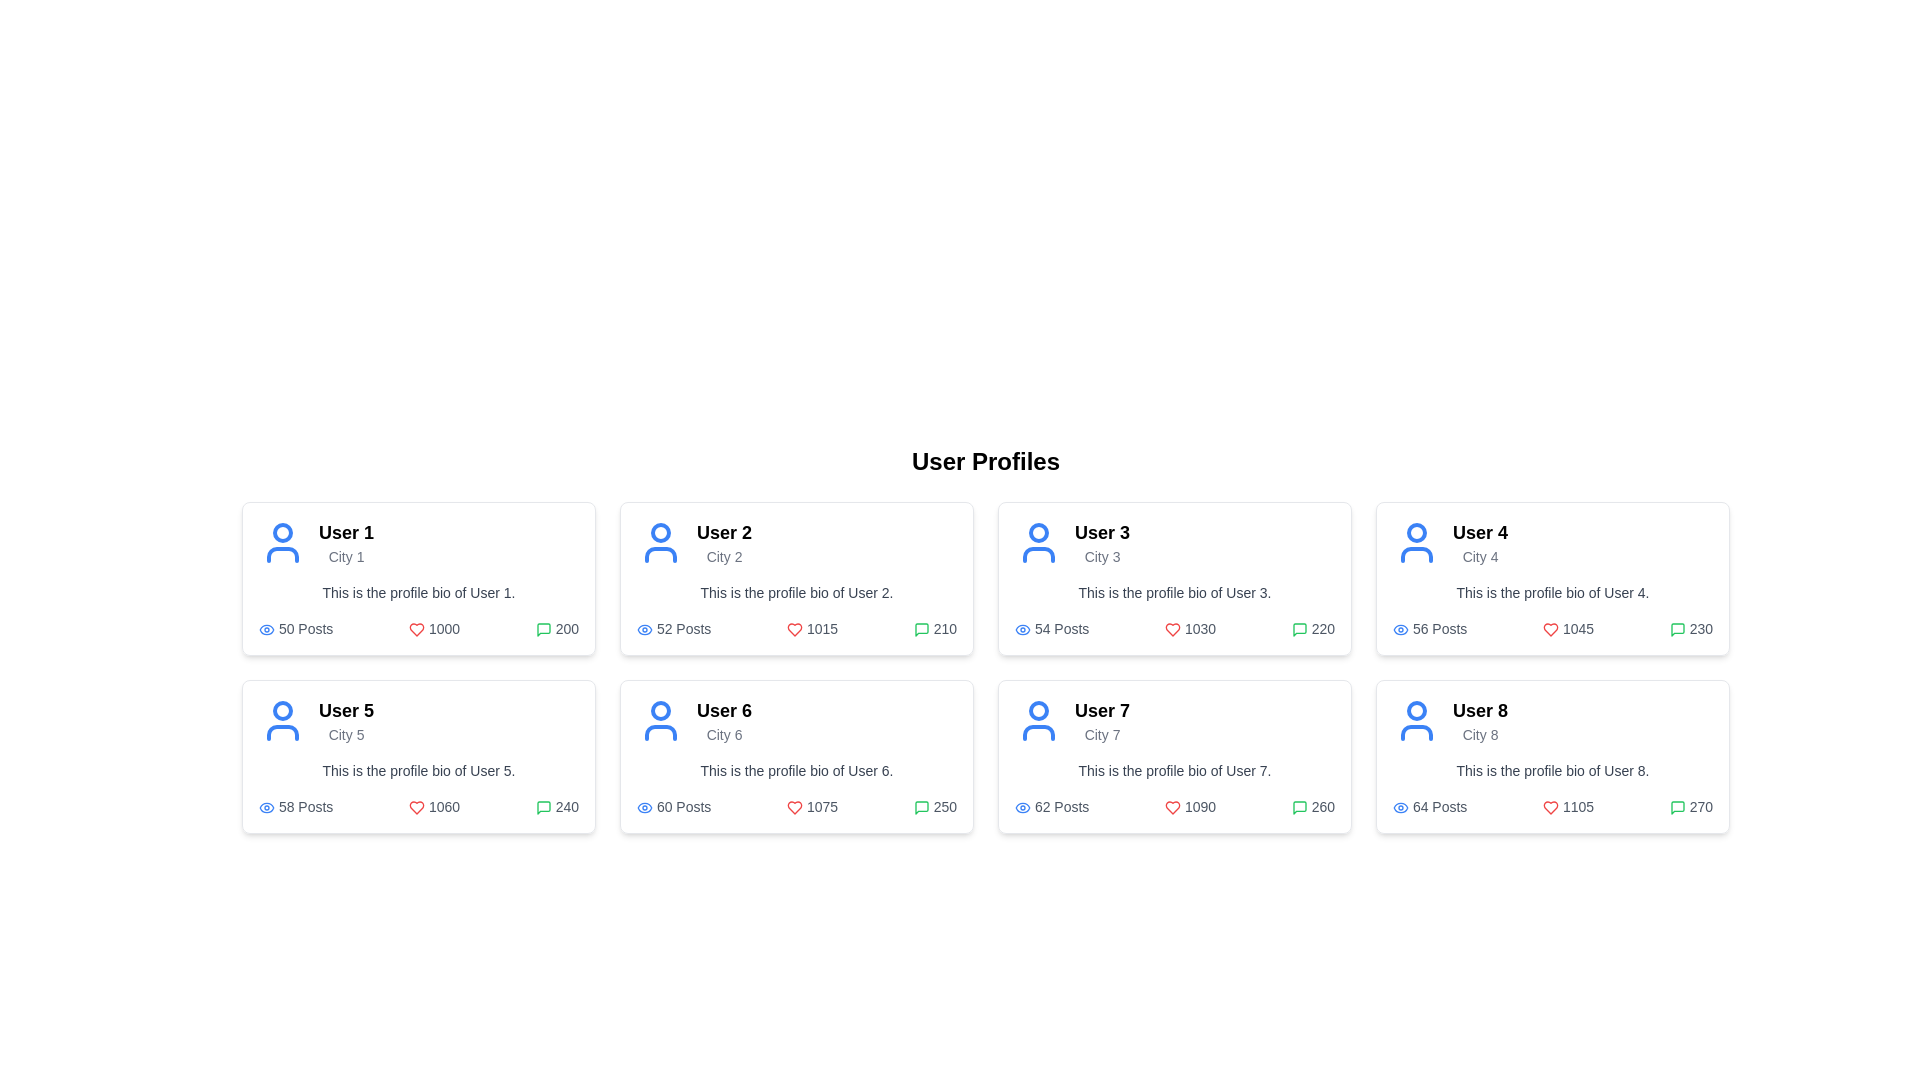 The height and width of the screenshot is (1080, 1920). I want to click on the decorative circular icon representing the user's head in the profile icon of 'User 4' located in the second row and second column of the grid layout, so click(1415, 531).